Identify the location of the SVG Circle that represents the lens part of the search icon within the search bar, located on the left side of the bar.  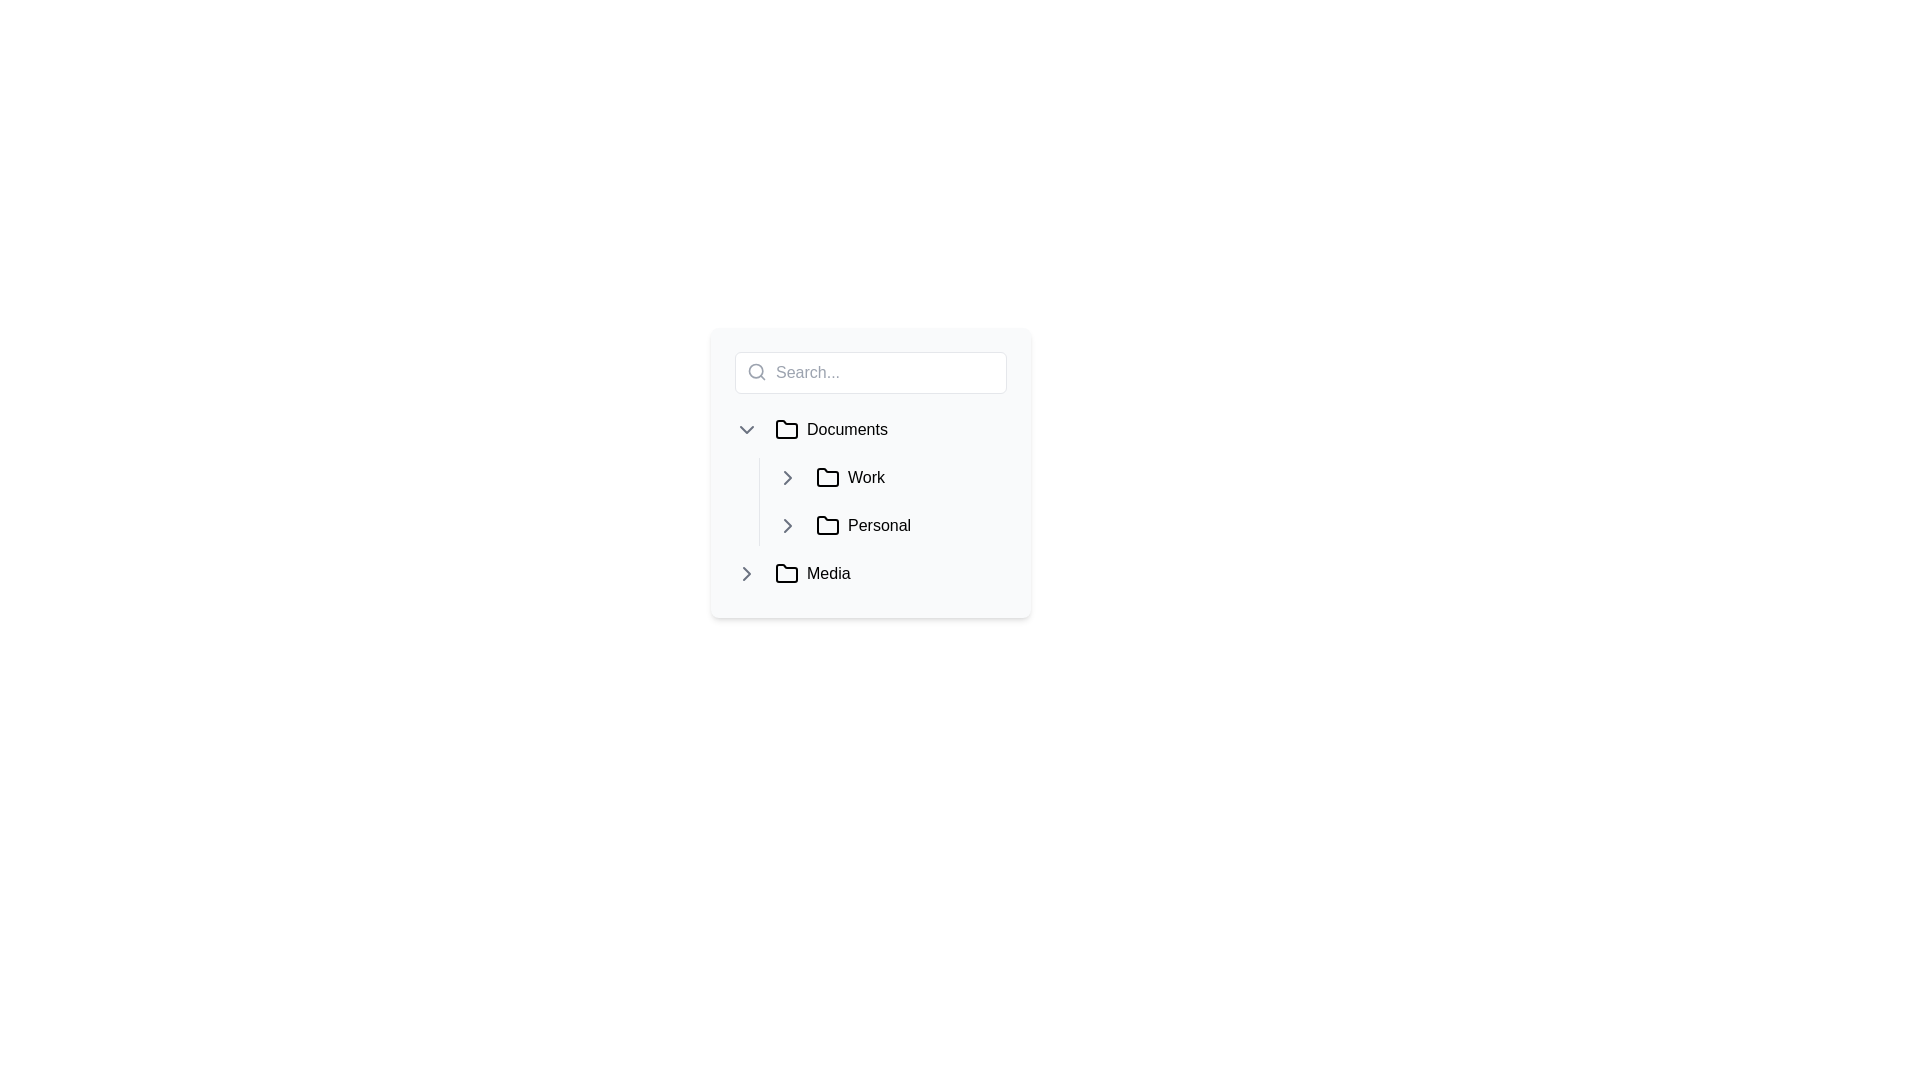
(755, 371).